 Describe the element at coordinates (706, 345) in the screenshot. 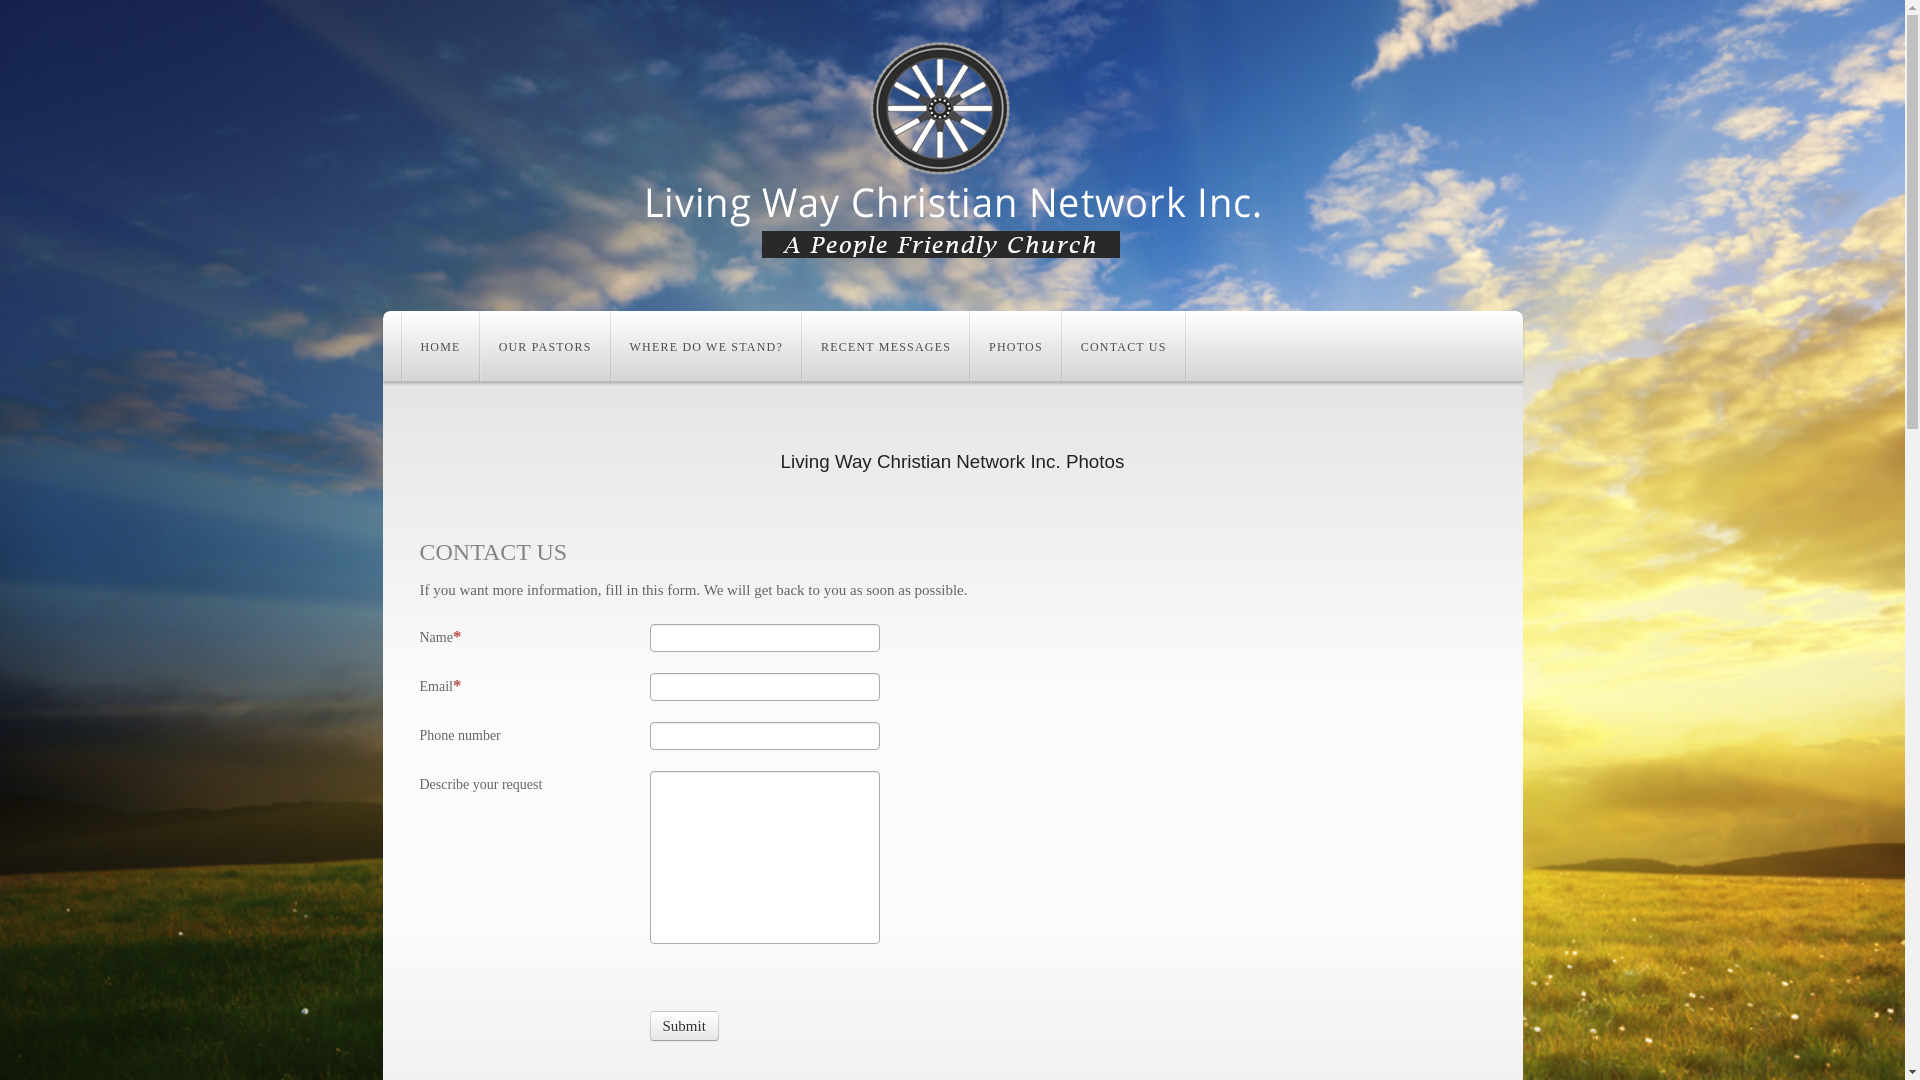

I see `'WHERE DO WE STAND?'` at that location.